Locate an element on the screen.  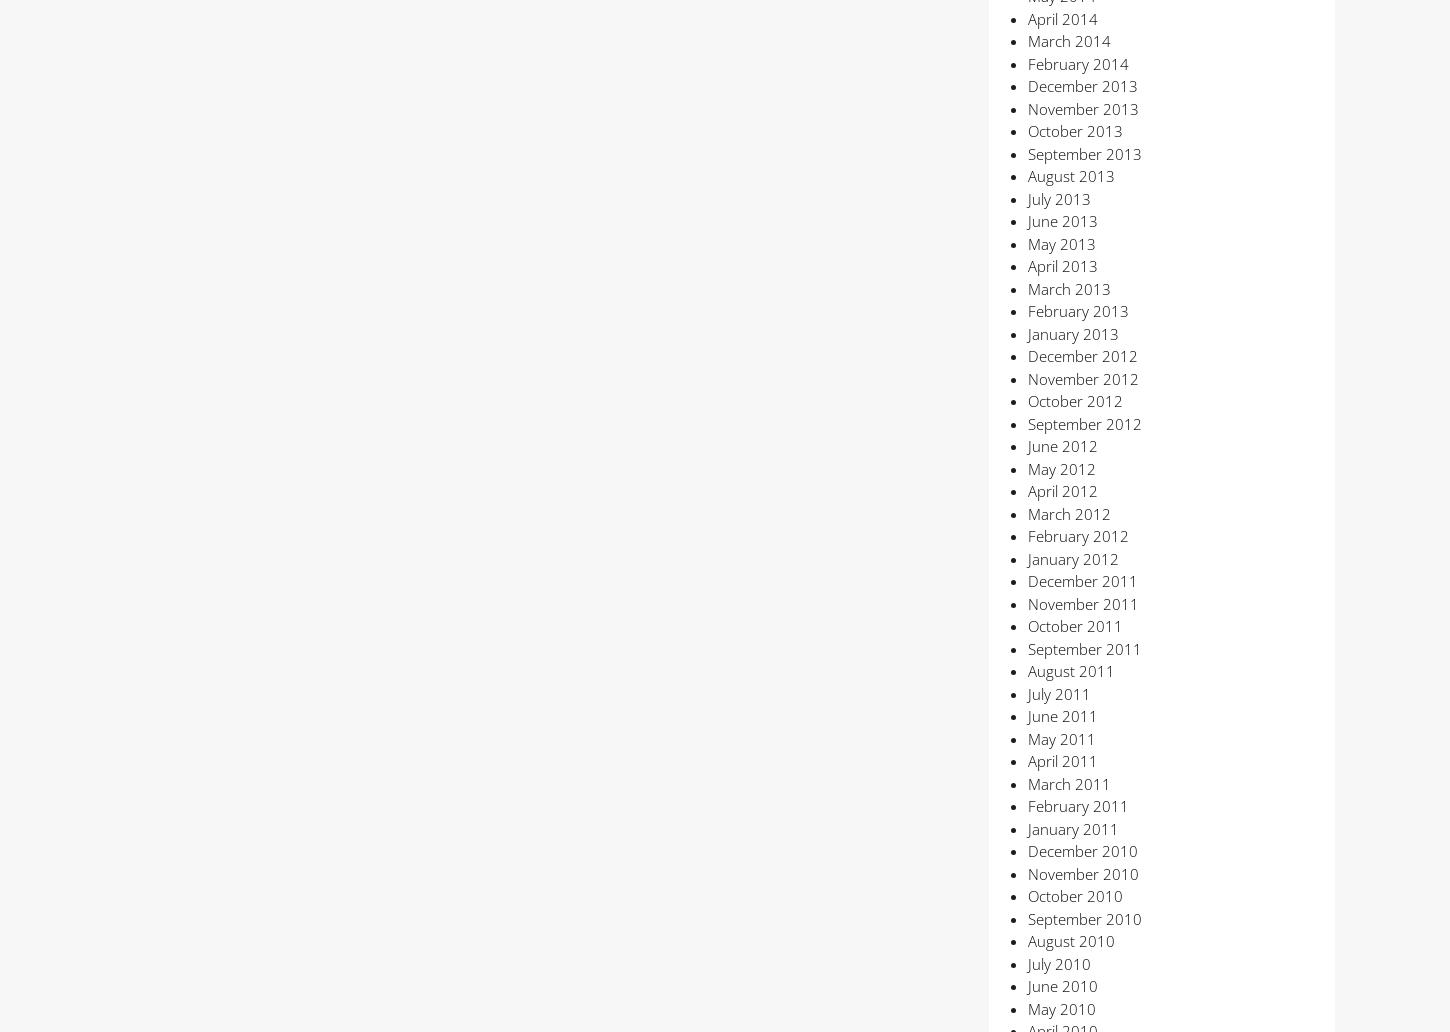
'June 2010' is located at coordinates (1061, 984).